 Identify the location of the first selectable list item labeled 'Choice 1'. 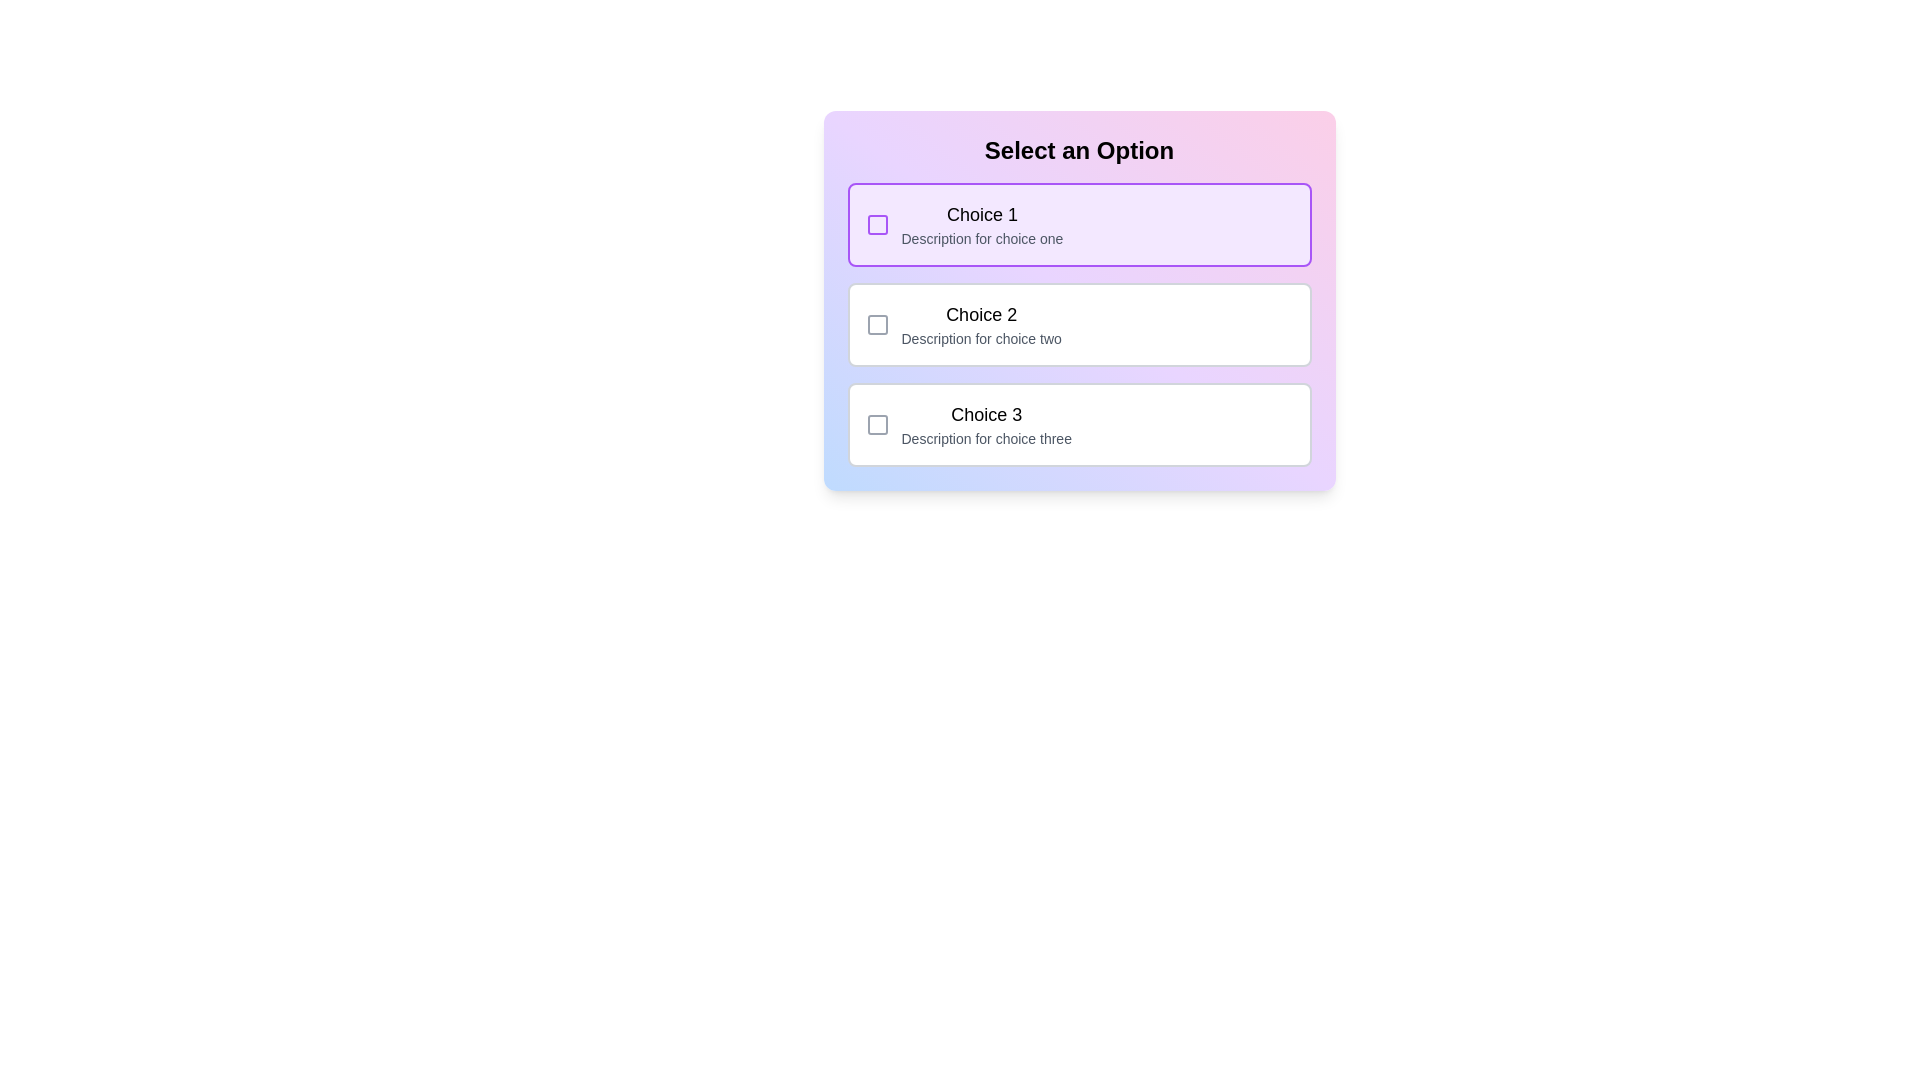
(1078, 224).